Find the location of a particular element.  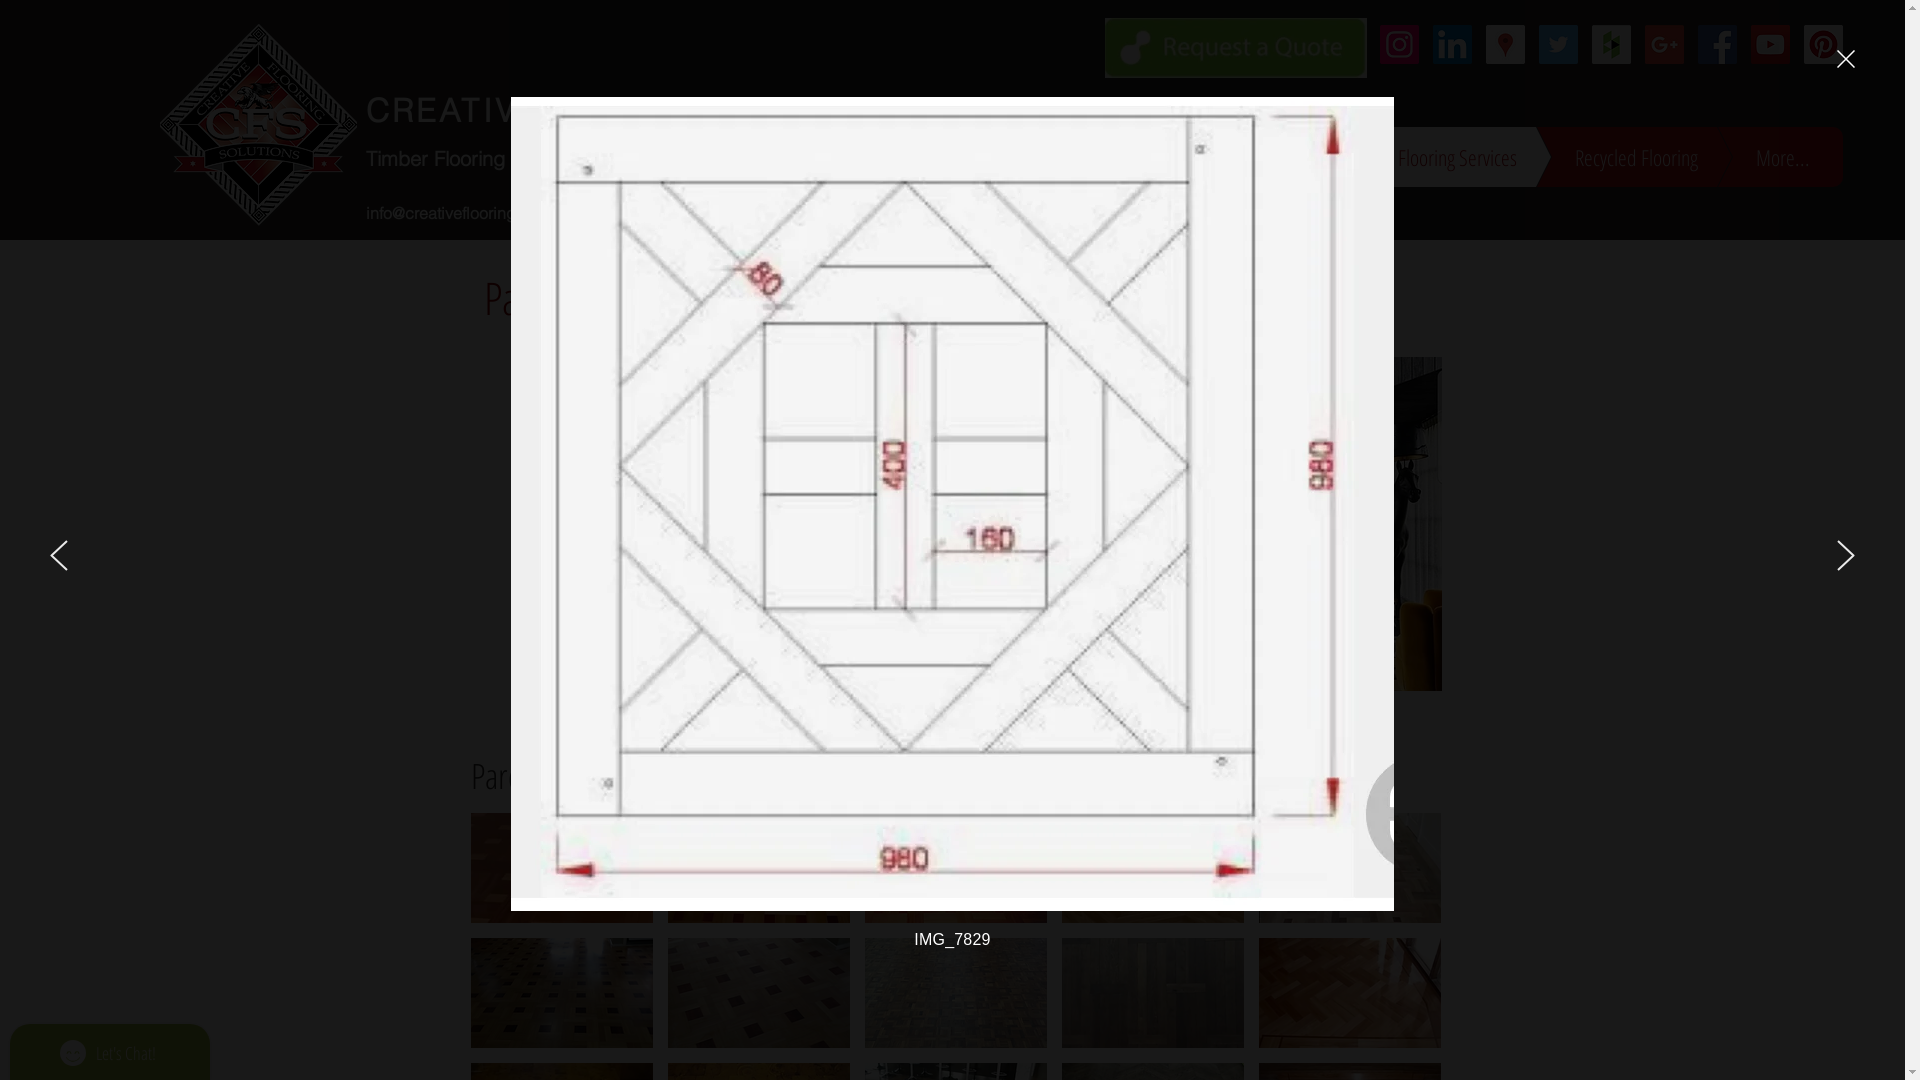

'Recycled Flooring' is located at coordinates (1607, 154).